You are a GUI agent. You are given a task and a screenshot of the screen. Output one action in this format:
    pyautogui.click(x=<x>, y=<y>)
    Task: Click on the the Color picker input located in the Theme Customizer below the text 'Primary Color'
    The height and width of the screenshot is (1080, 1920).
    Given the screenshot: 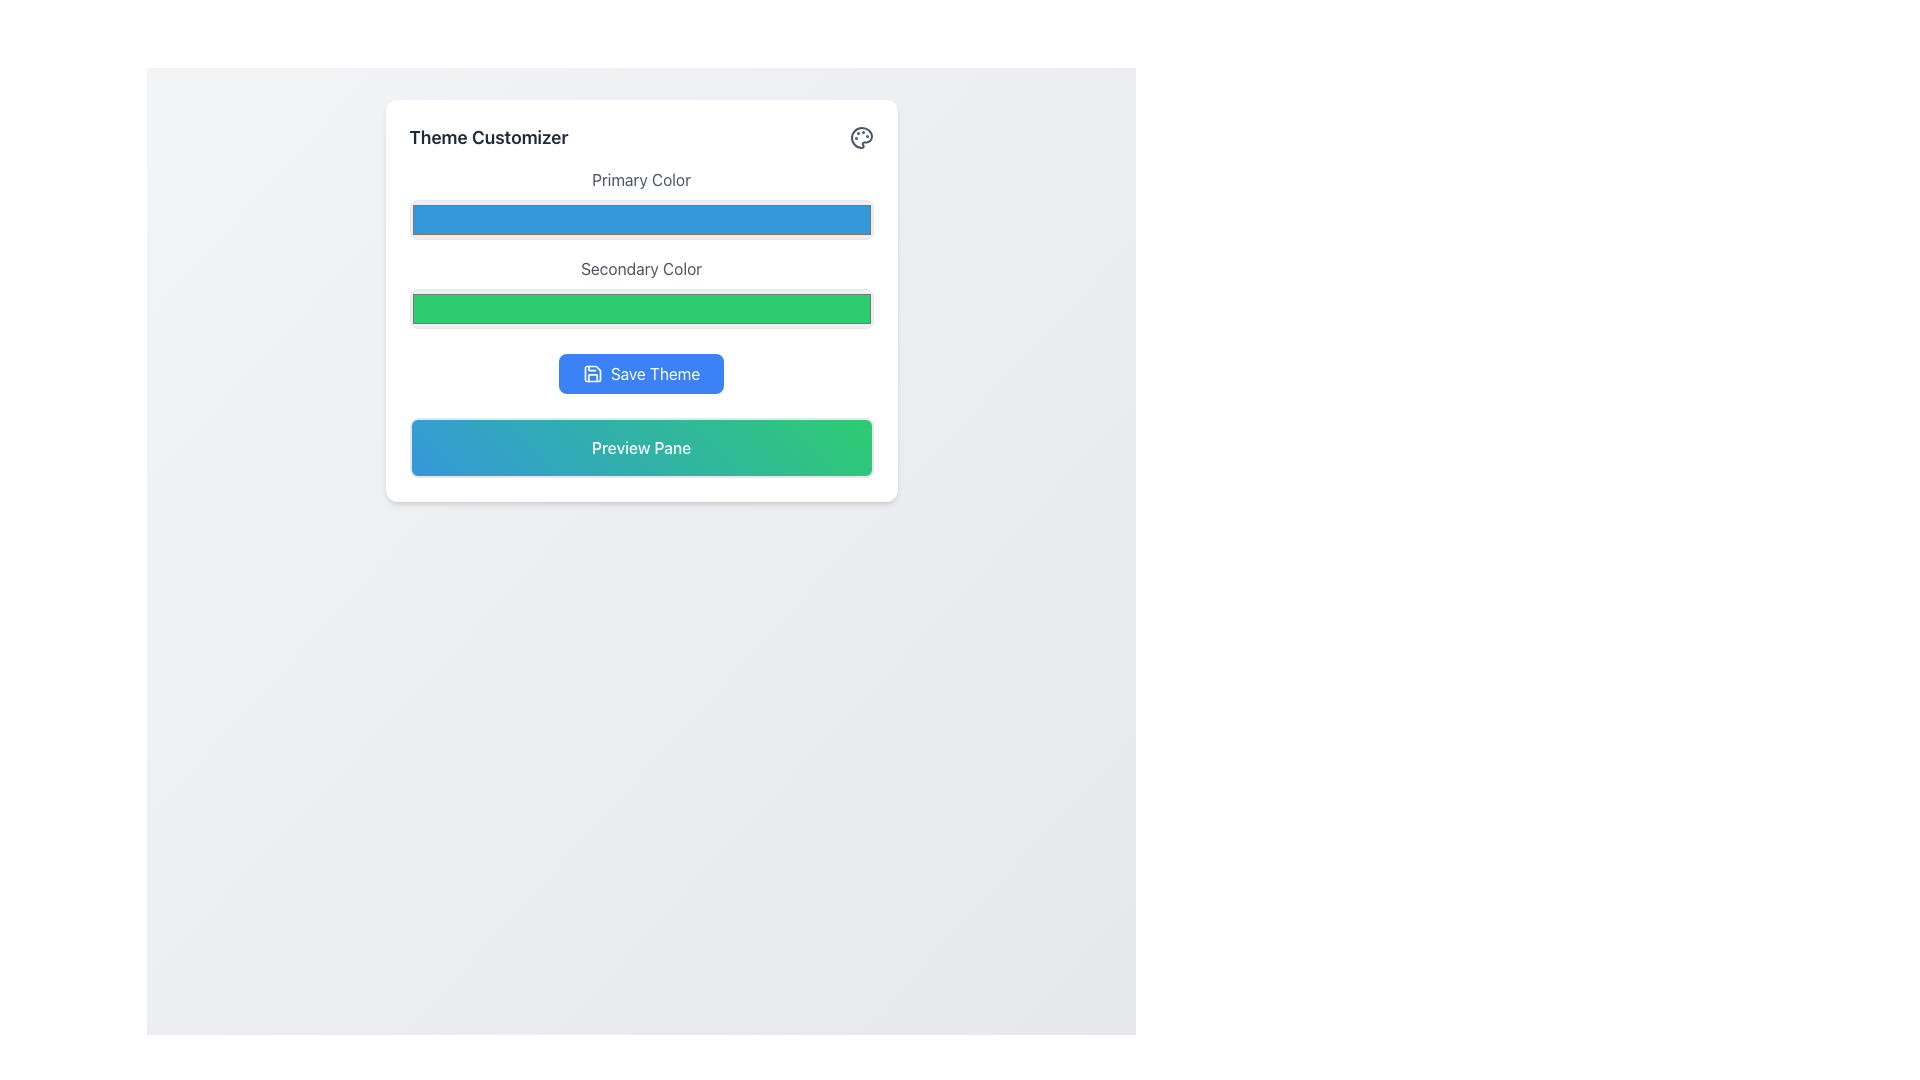 What is the action you would take?
    pyautogui.click(x=641, y=219)
    